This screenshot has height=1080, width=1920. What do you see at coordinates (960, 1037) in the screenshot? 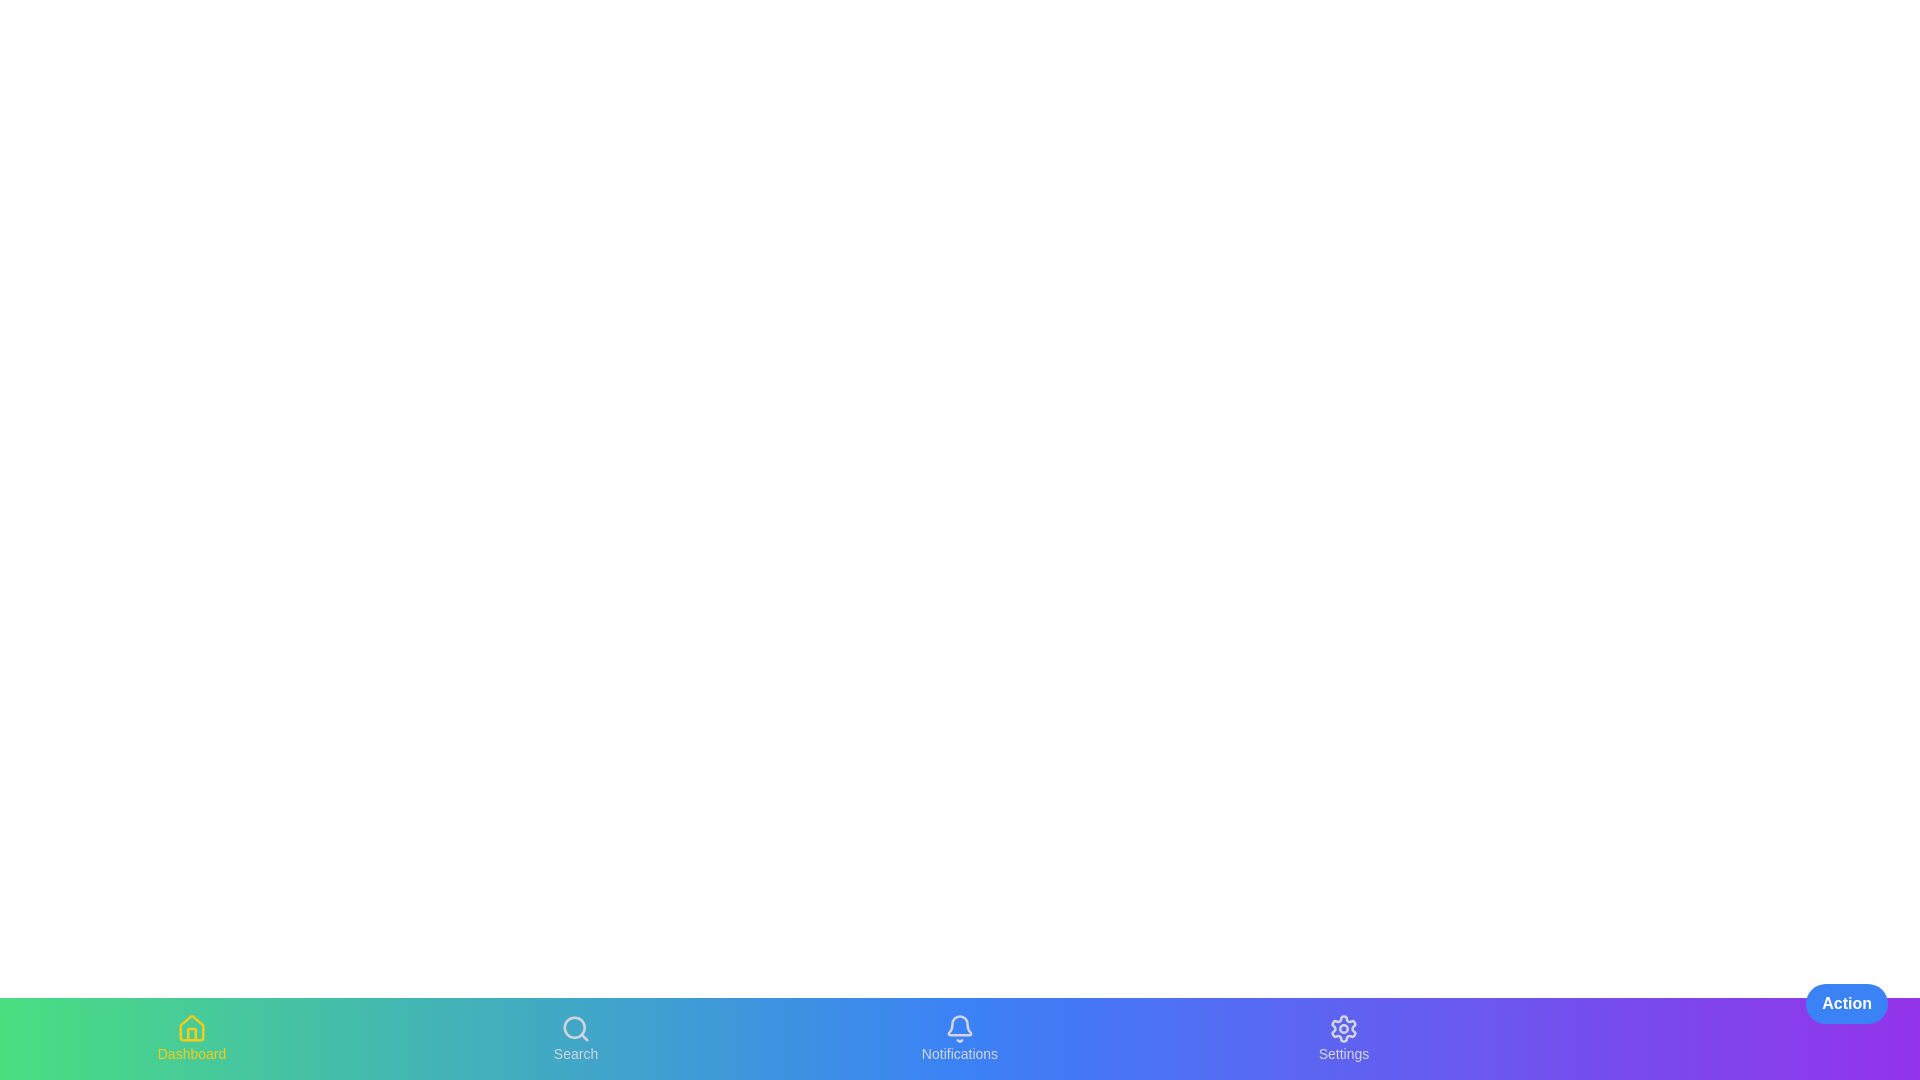
I see `the navigation item labeled Notifications` at bounding box center [960, 1037].